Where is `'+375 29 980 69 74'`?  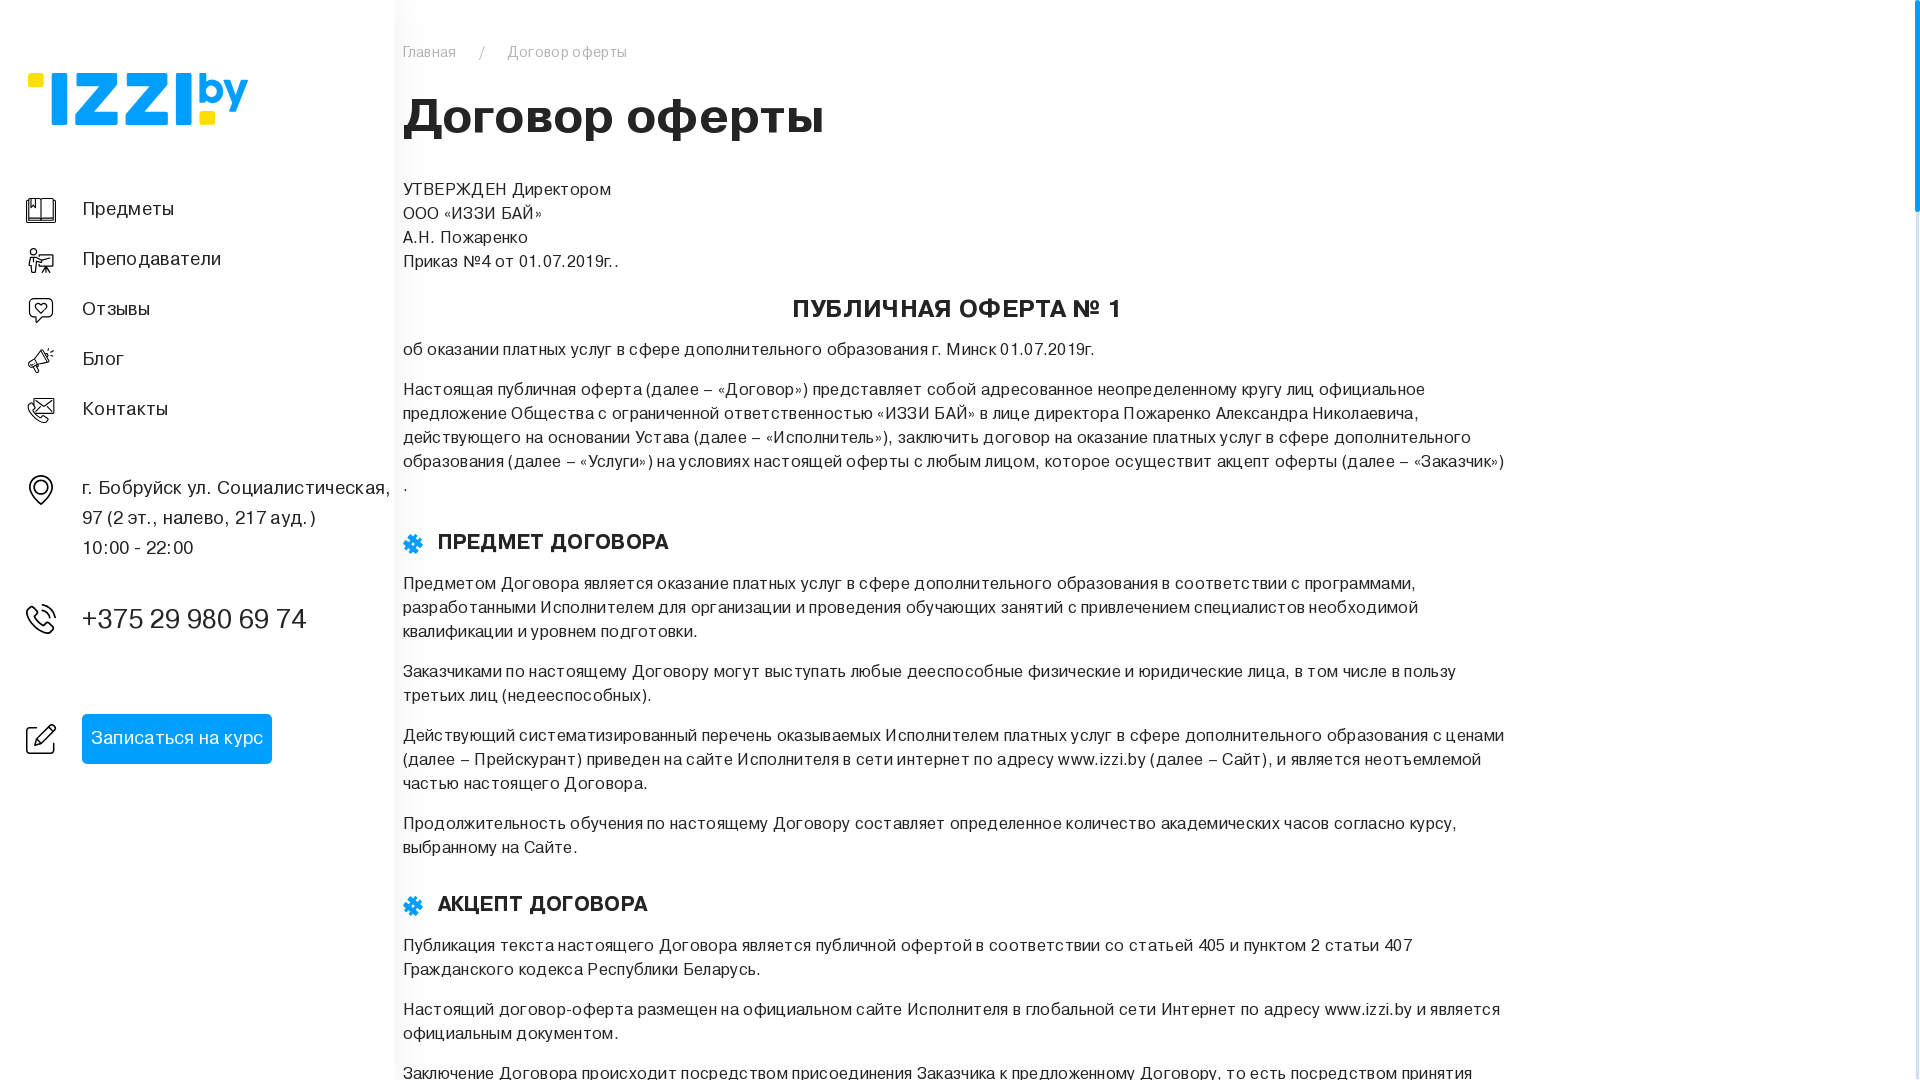
'+375 29 980 69 74' is located at coordinates (201, 620).